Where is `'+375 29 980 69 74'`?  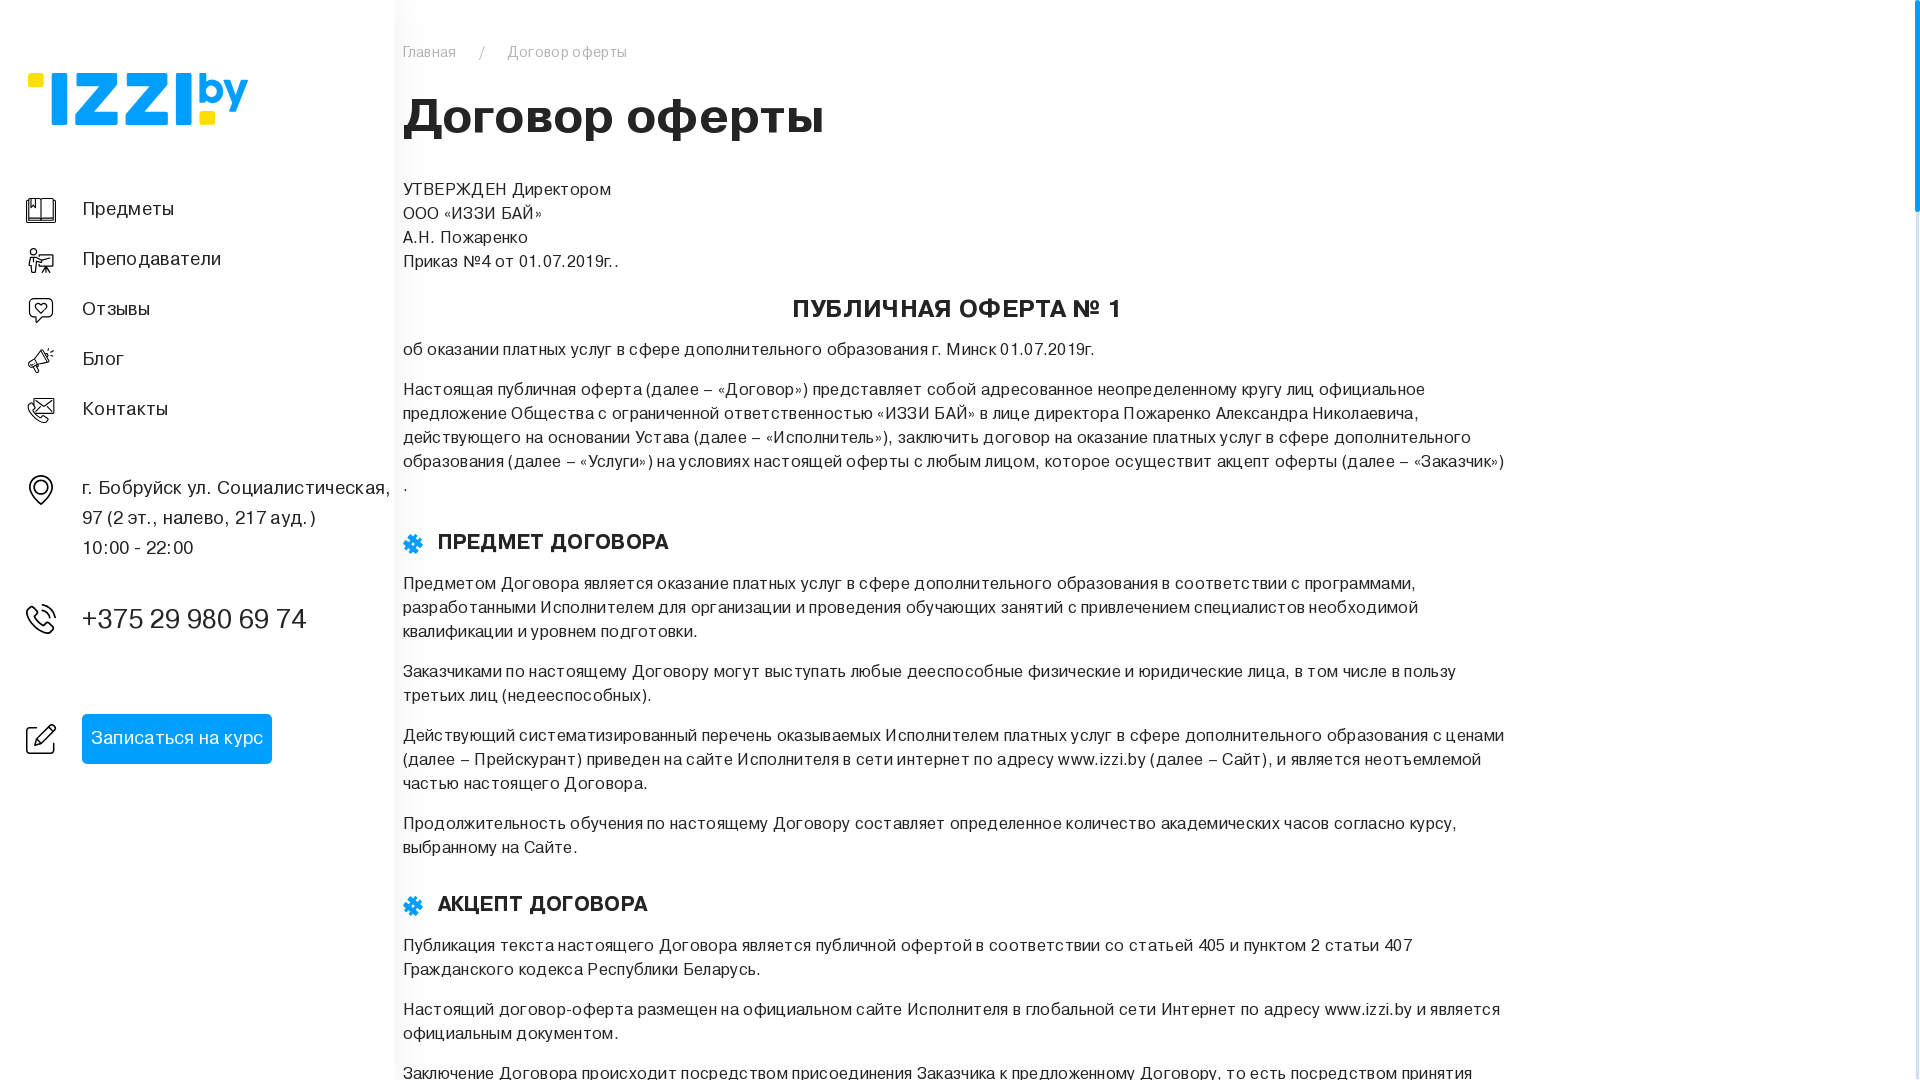
'+375 29 980 69 74' is located at coordinates (201, 620).